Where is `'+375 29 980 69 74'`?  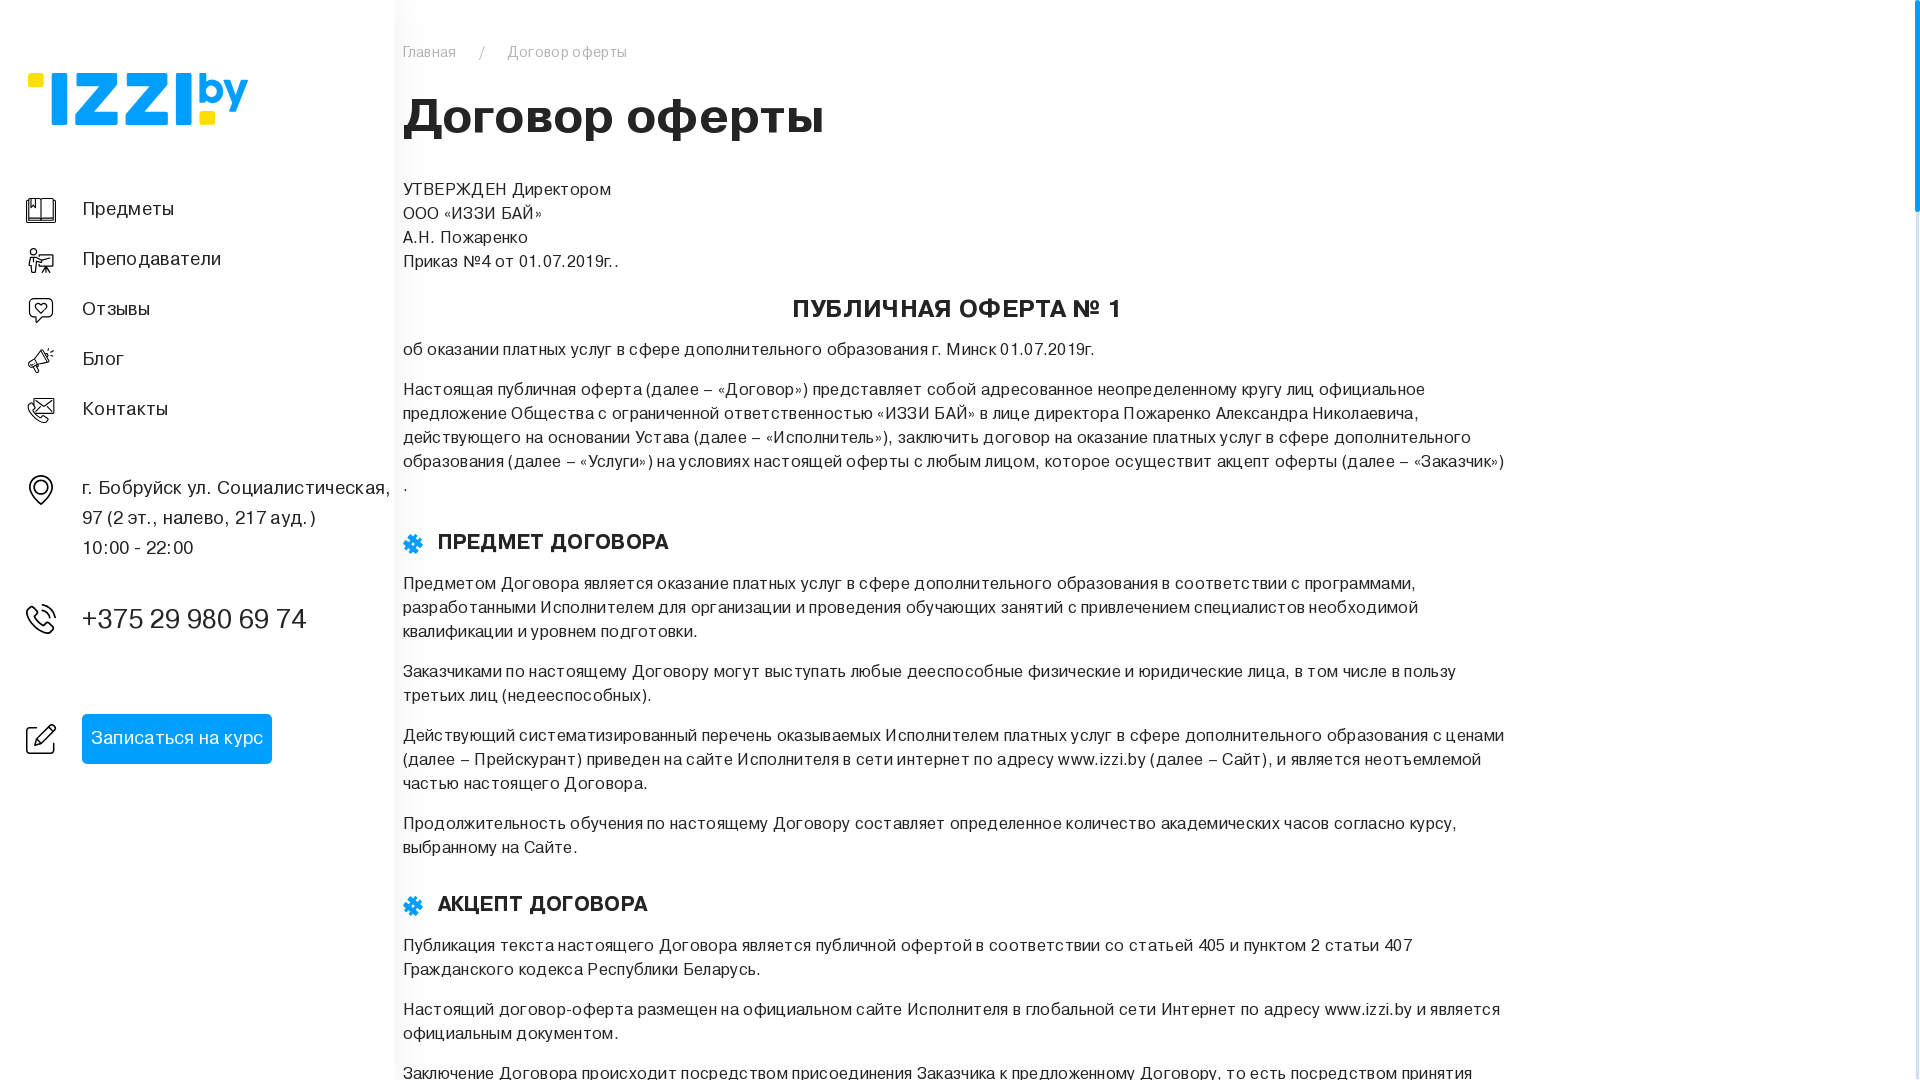
'+375 29 980 69 74' is located at coordinates (201, 620).